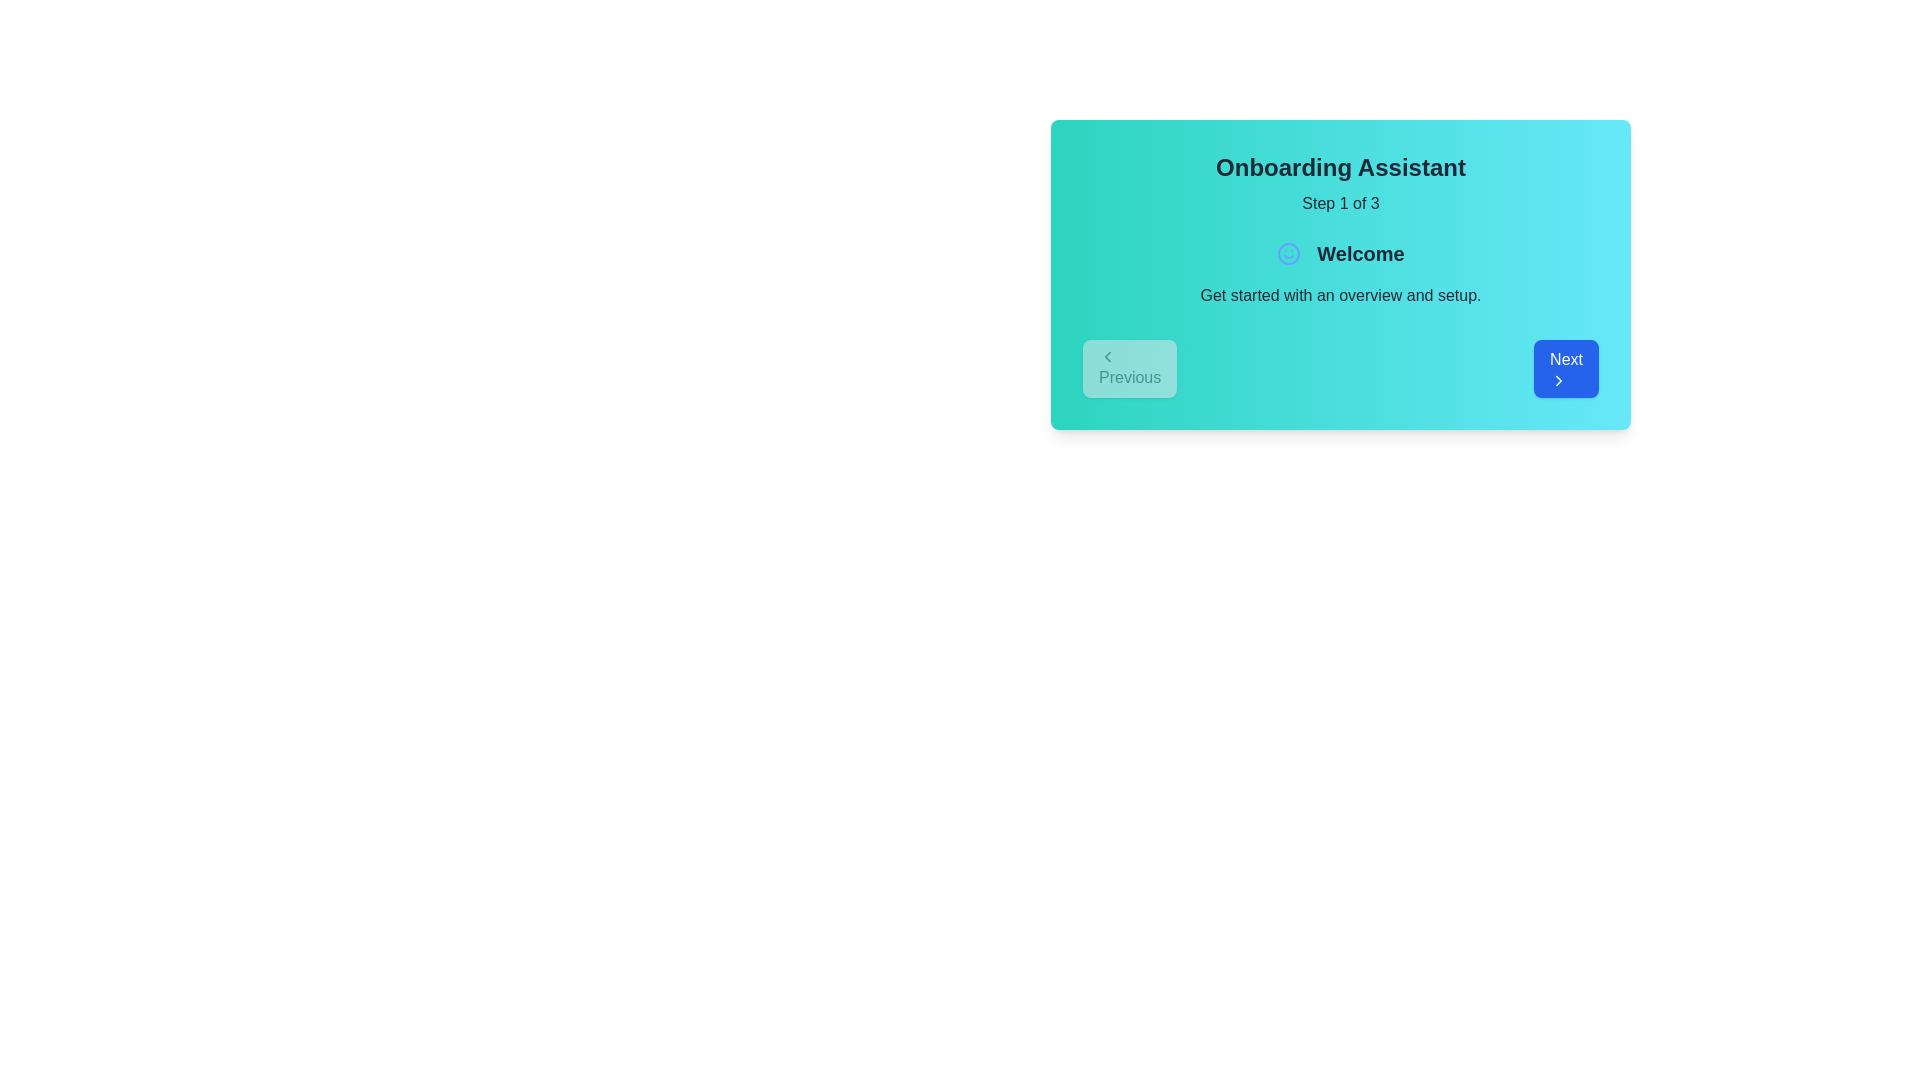  Describe the element at coordinates (1558, 381) in the screenshot. I see `the Chevron icon located to the right of the 'Next' button on the onboarding card interface, which indicates navigation to the next step in the process` at that location.